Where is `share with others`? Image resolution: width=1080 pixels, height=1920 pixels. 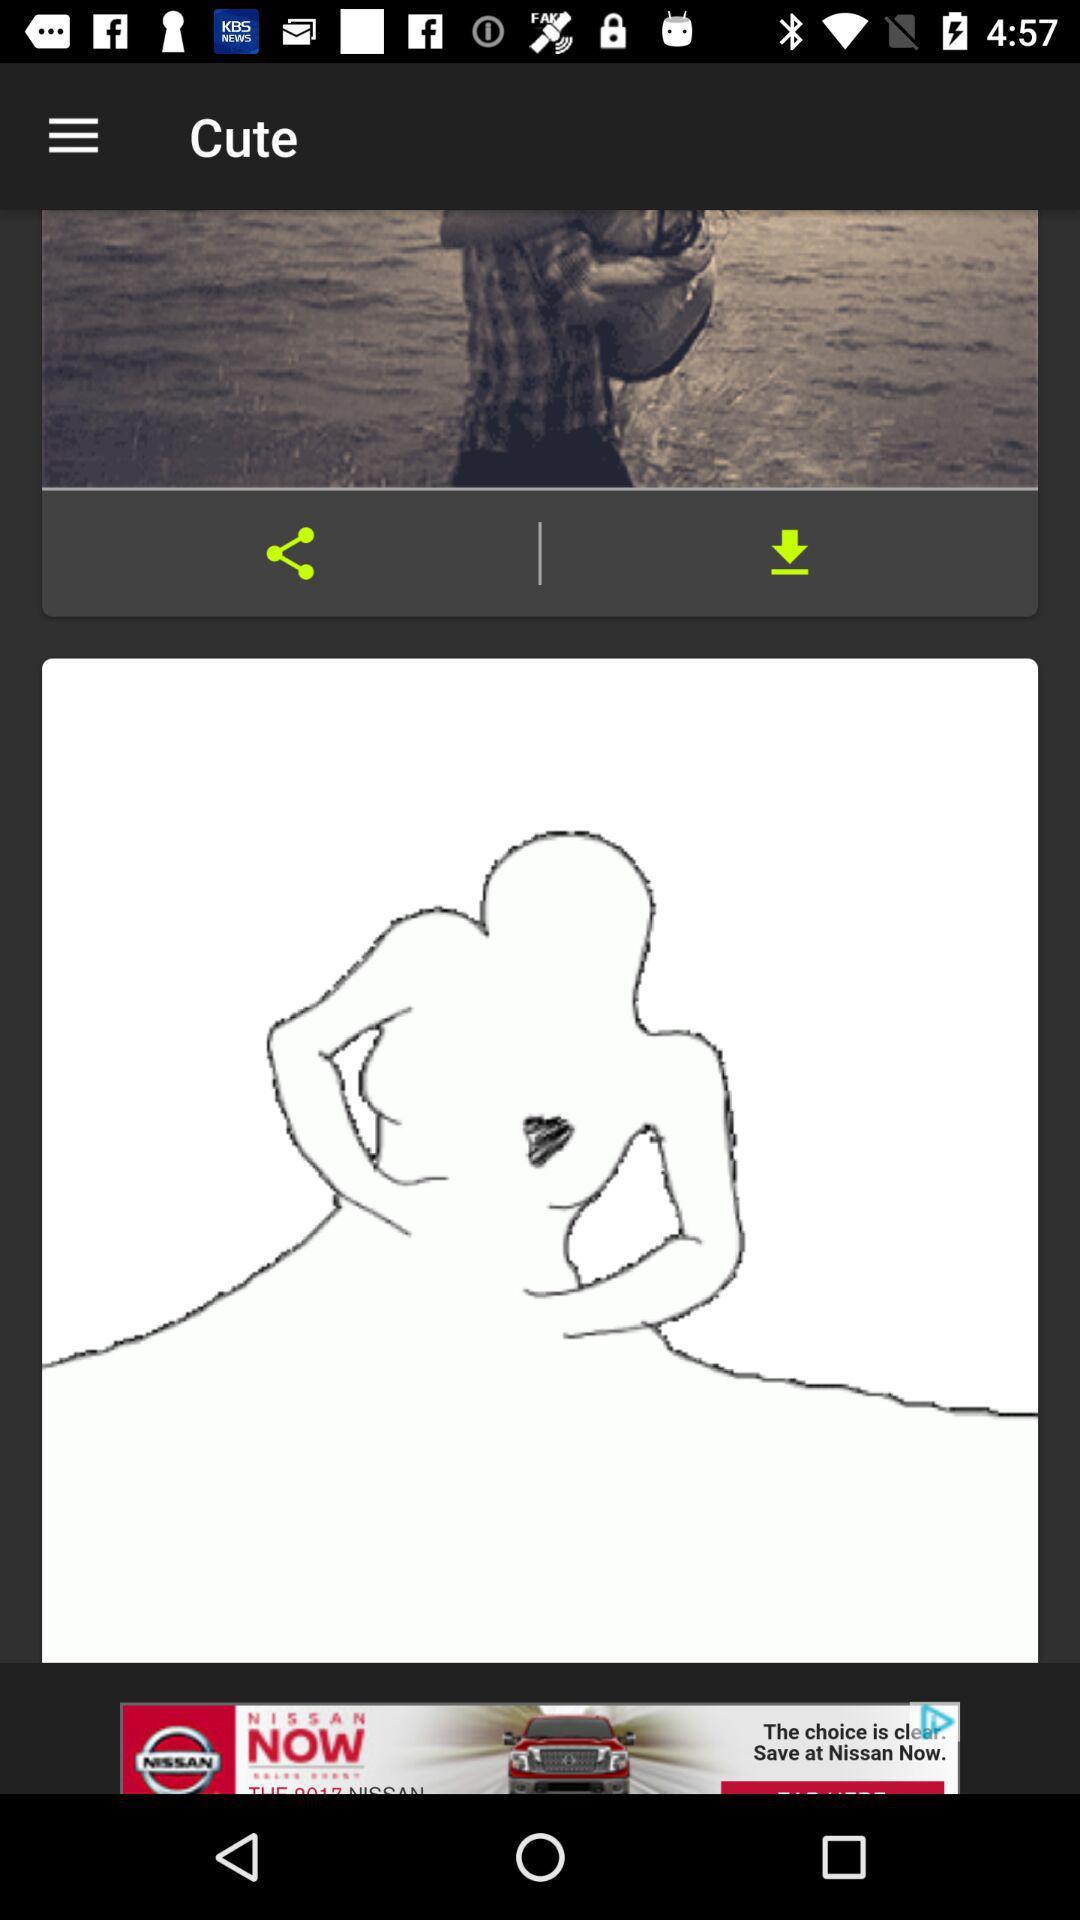 share with others is located at coordinates (290, 553).